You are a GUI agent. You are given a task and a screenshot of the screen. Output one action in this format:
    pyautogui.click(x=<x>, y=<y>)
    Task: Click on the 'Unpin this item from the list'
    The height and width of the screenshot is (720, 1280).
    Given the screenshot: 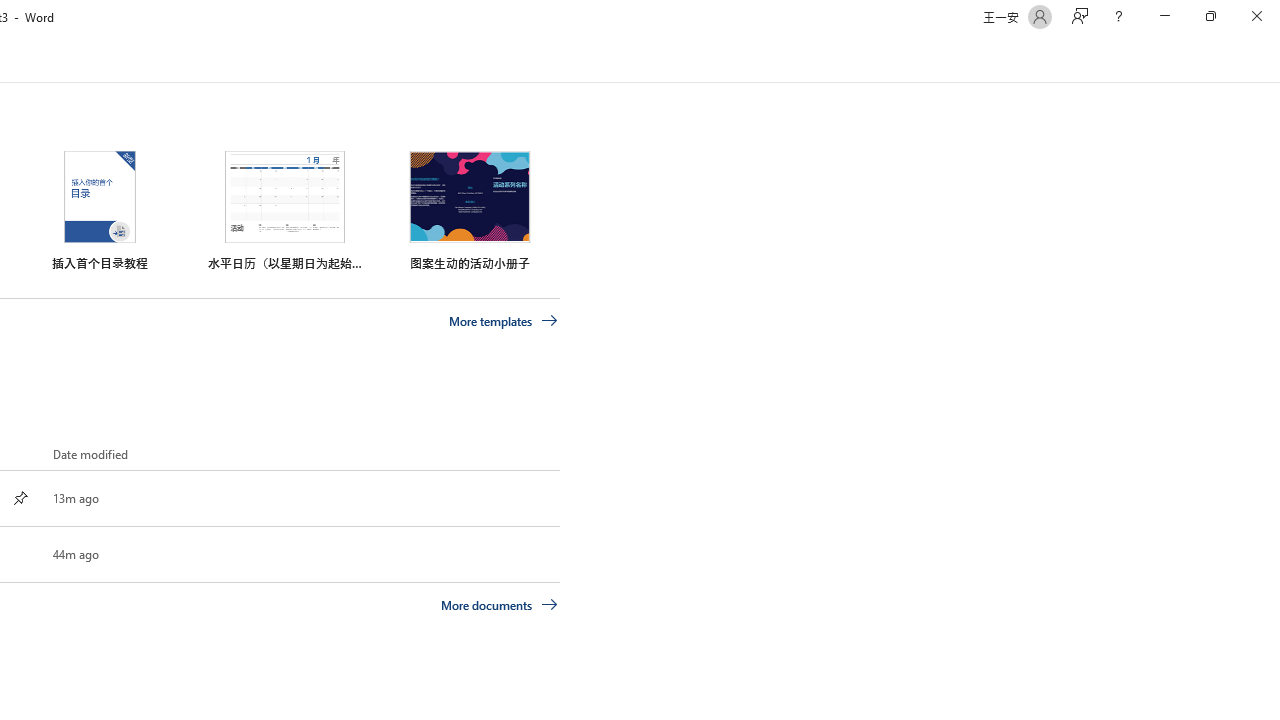 What is the action you would take?
    pyautogui.click(x=21, y=496)
    